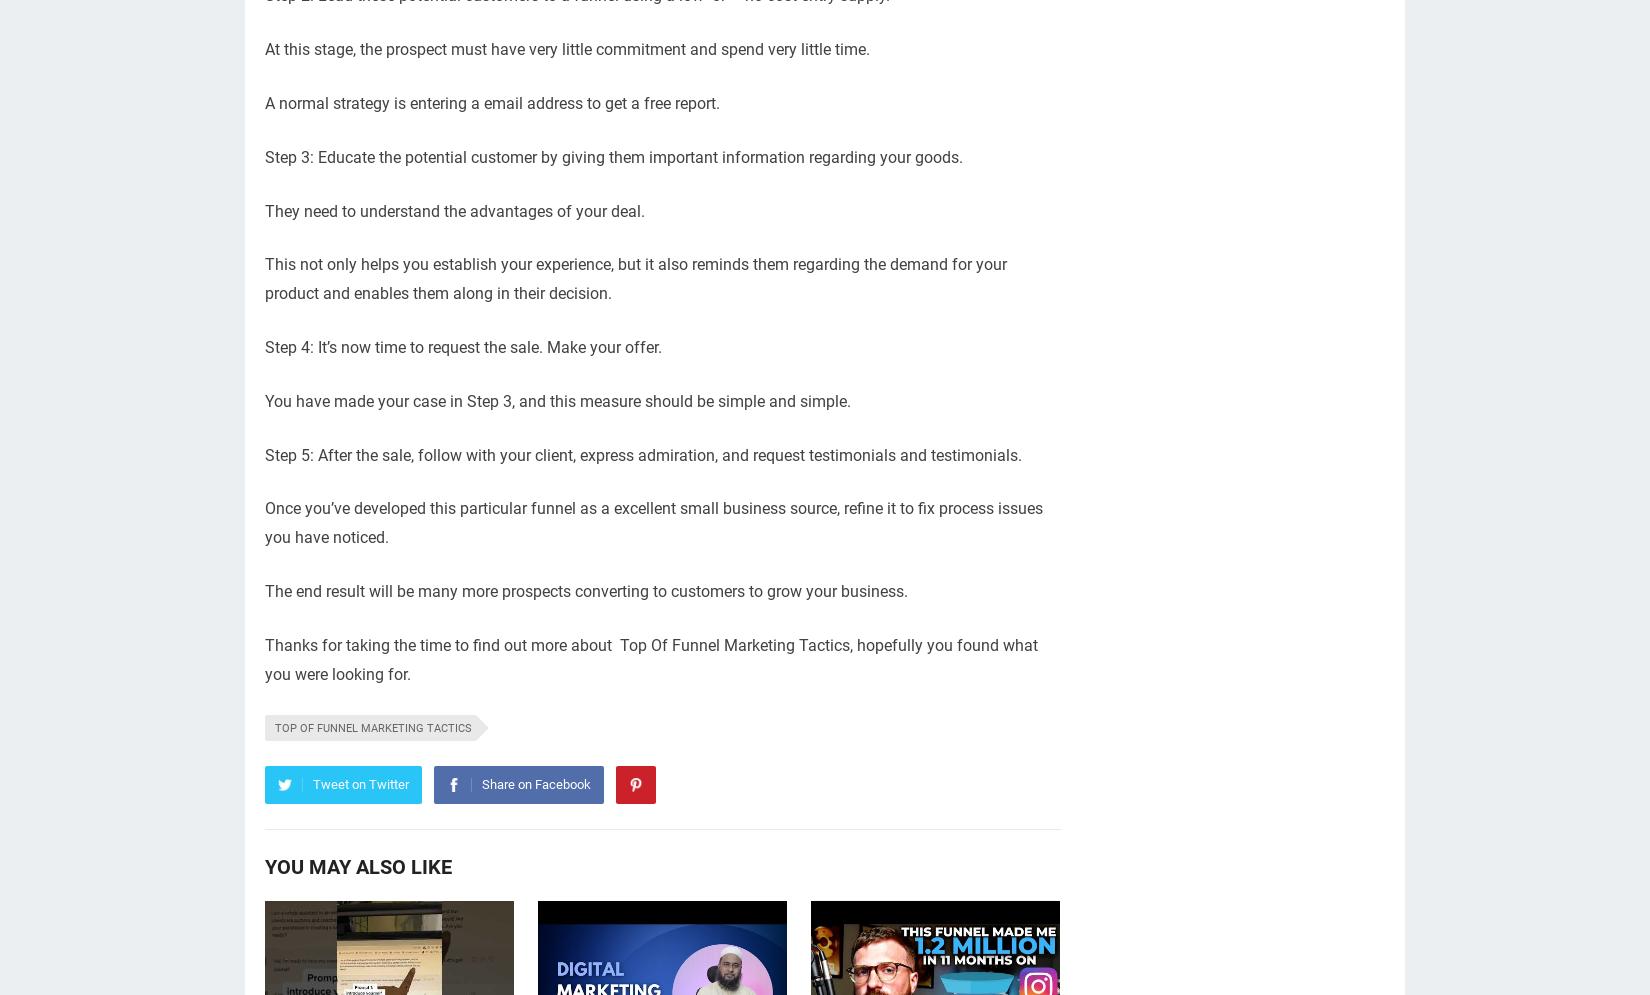 This screenshot has width=1650, height=995. What do you see at coordinates (650, 657) in the screenshot?
I see `'Thanks for taking the time to find out more about  Top Of Funnel Marketing Tactics, hopefully you found what you were looking for.'` at bounding box center [650, 657].